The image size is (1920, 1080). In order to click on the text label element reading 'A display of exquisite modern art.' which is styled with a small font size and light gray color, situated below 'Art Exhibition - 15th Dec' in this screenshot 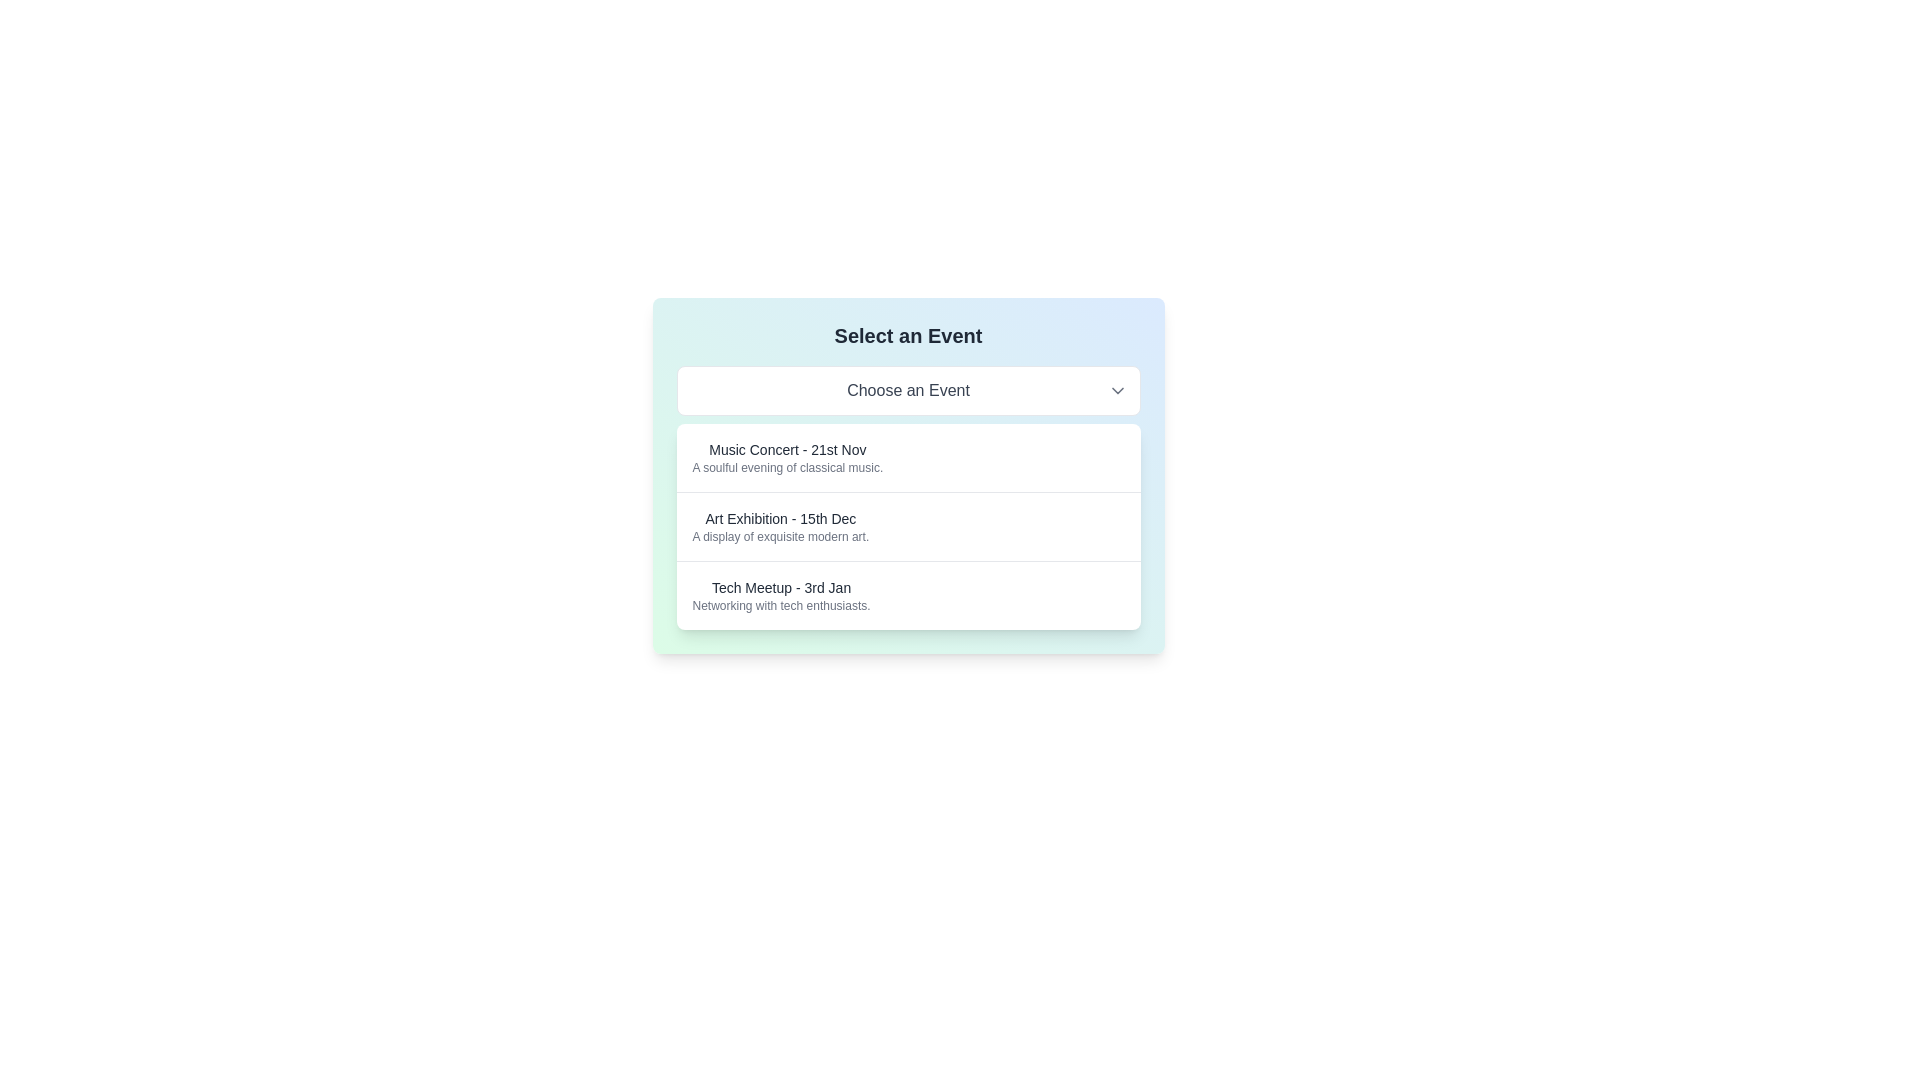, I will do `click(779, 535)`.